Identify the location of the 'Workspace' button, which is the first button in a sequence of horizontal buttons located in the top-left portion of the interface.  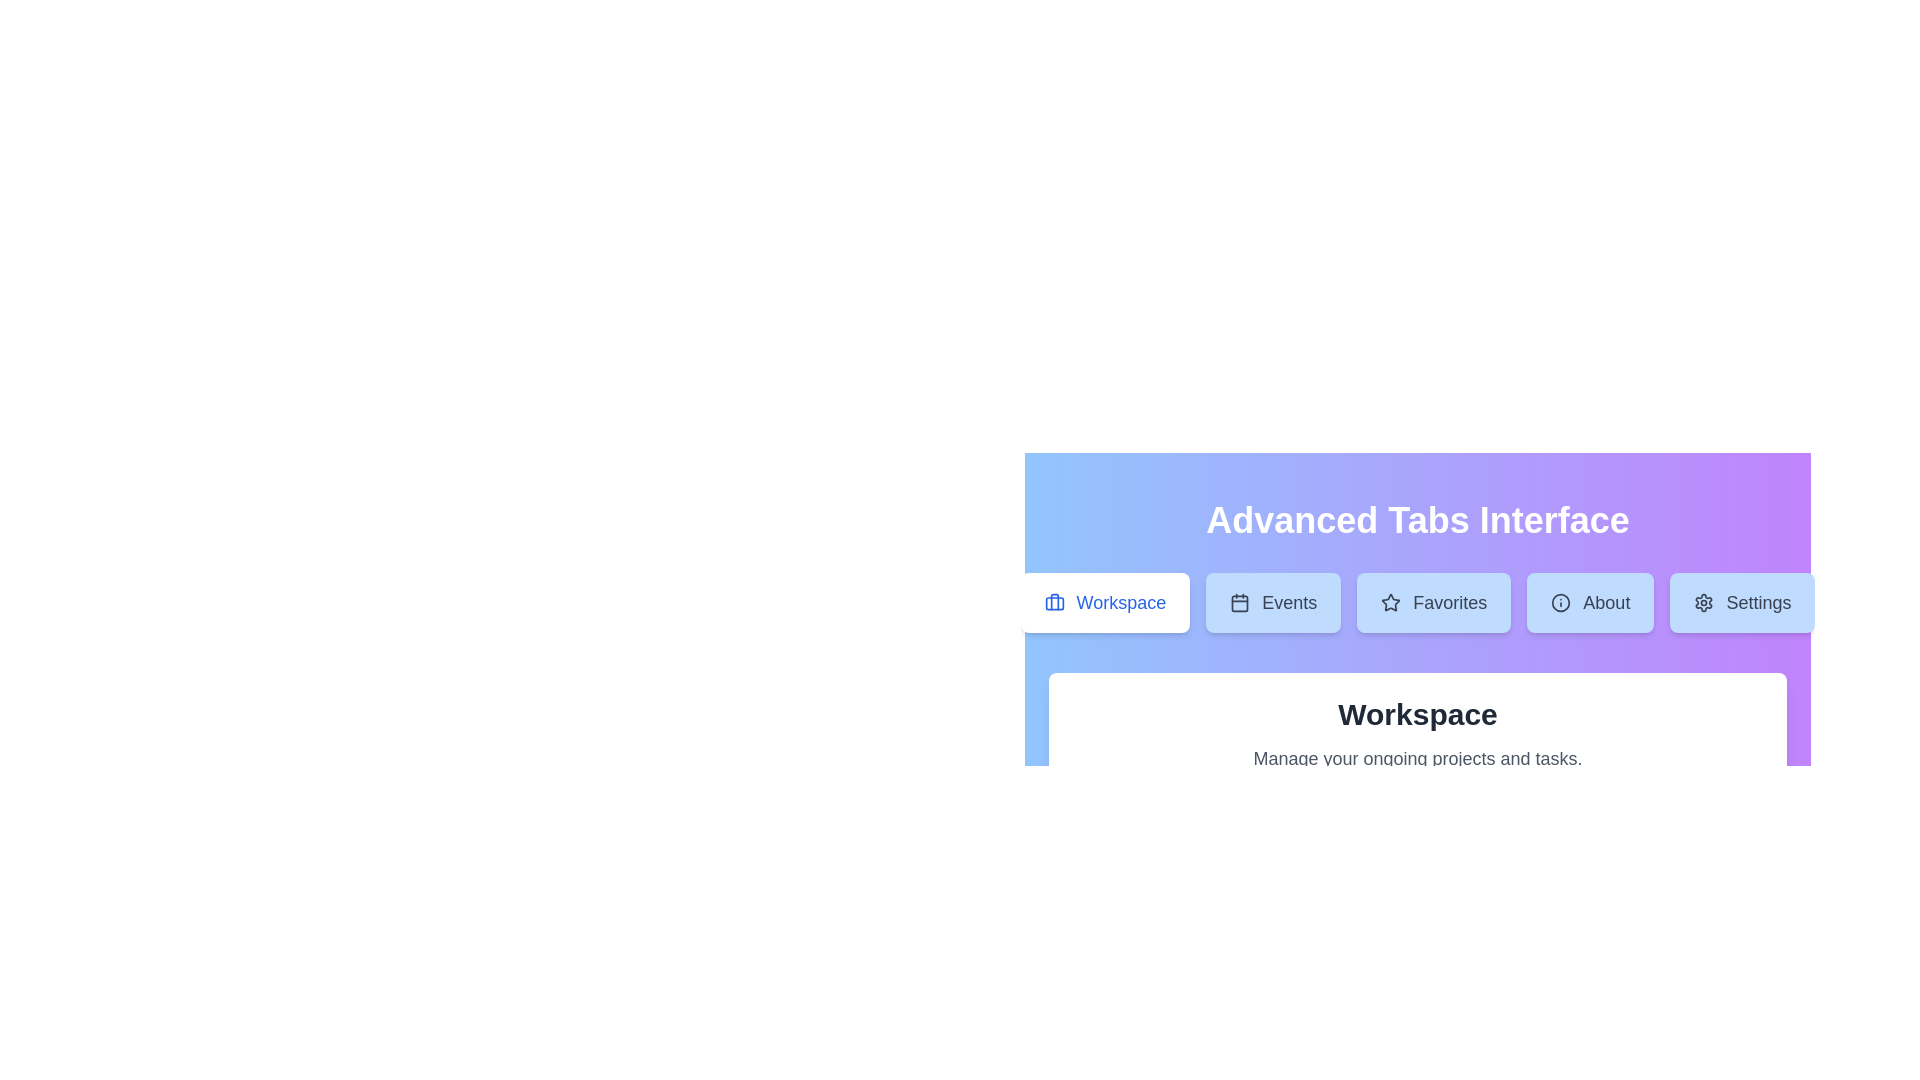
(1104, 601).